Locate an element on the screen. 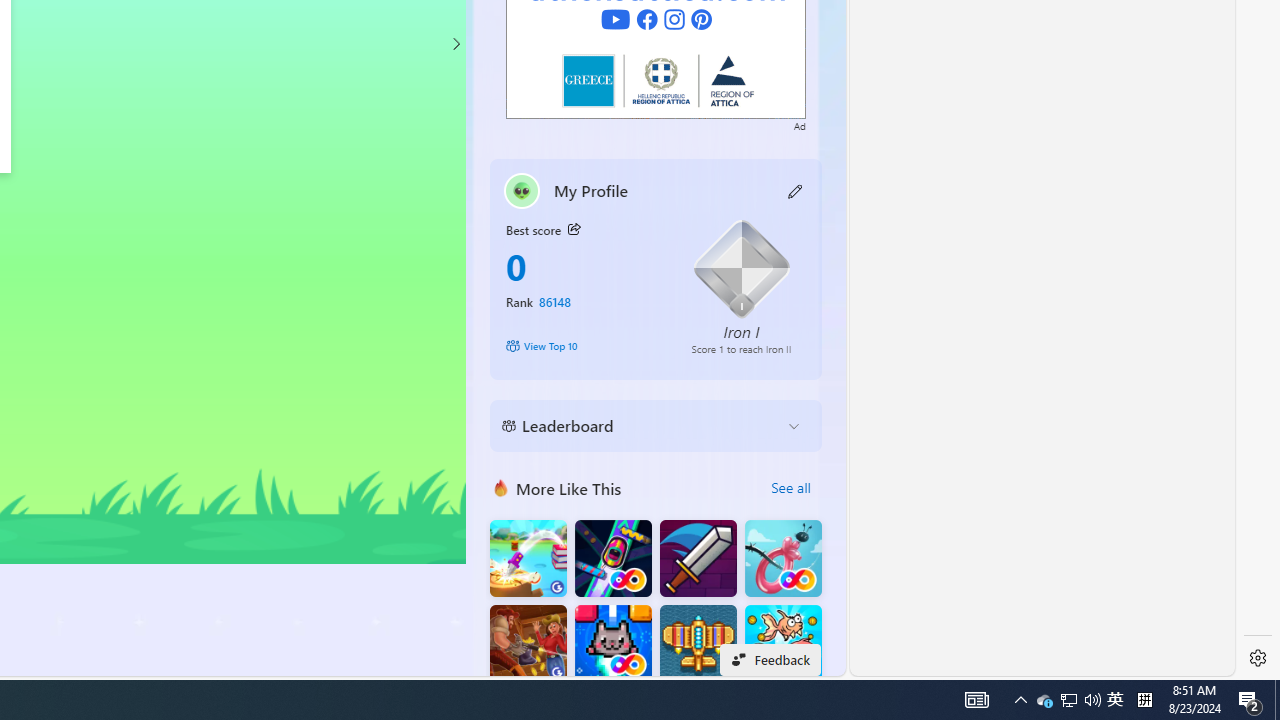 The image size is (1280, 720). 'See all' is located at coordinates (790, 488).